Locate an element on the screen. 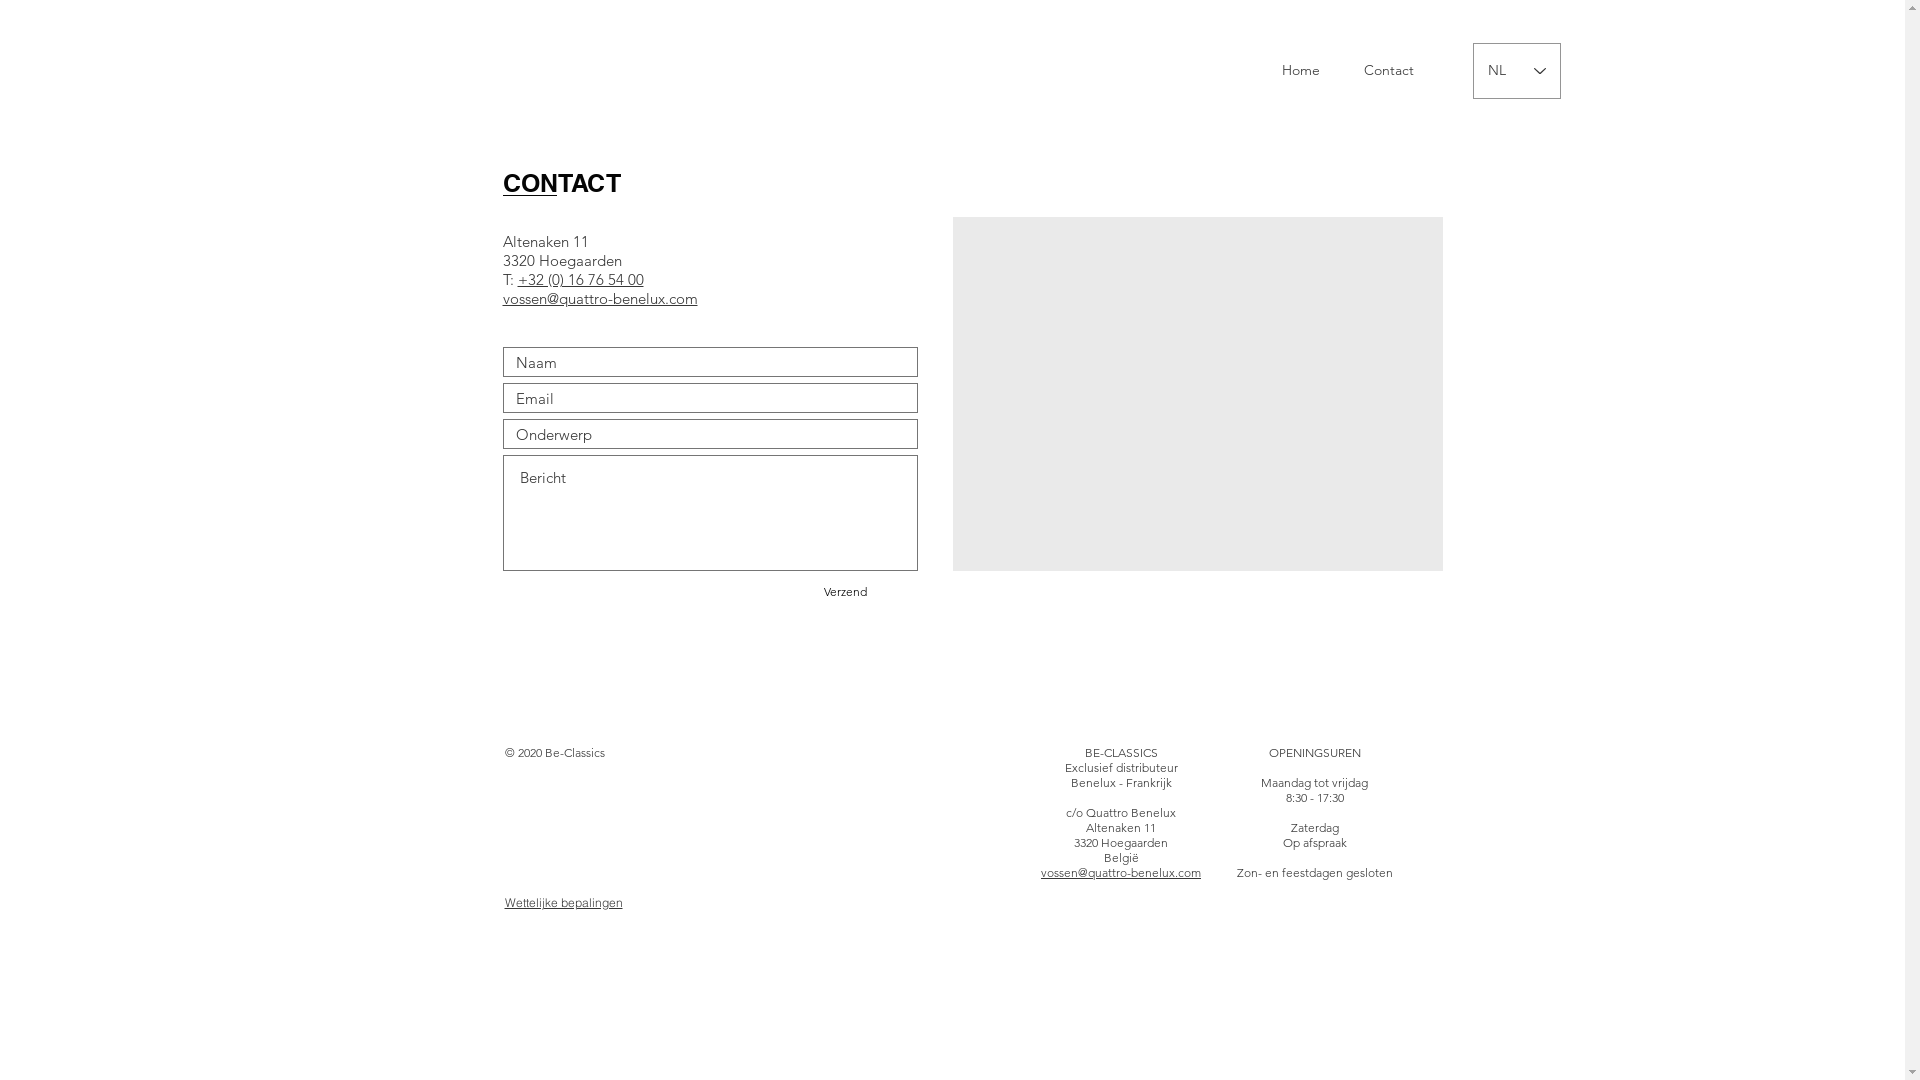 The height and width of the screenshot is (1080, 1920). 'Verzend' is located at coordinates (844, 590).